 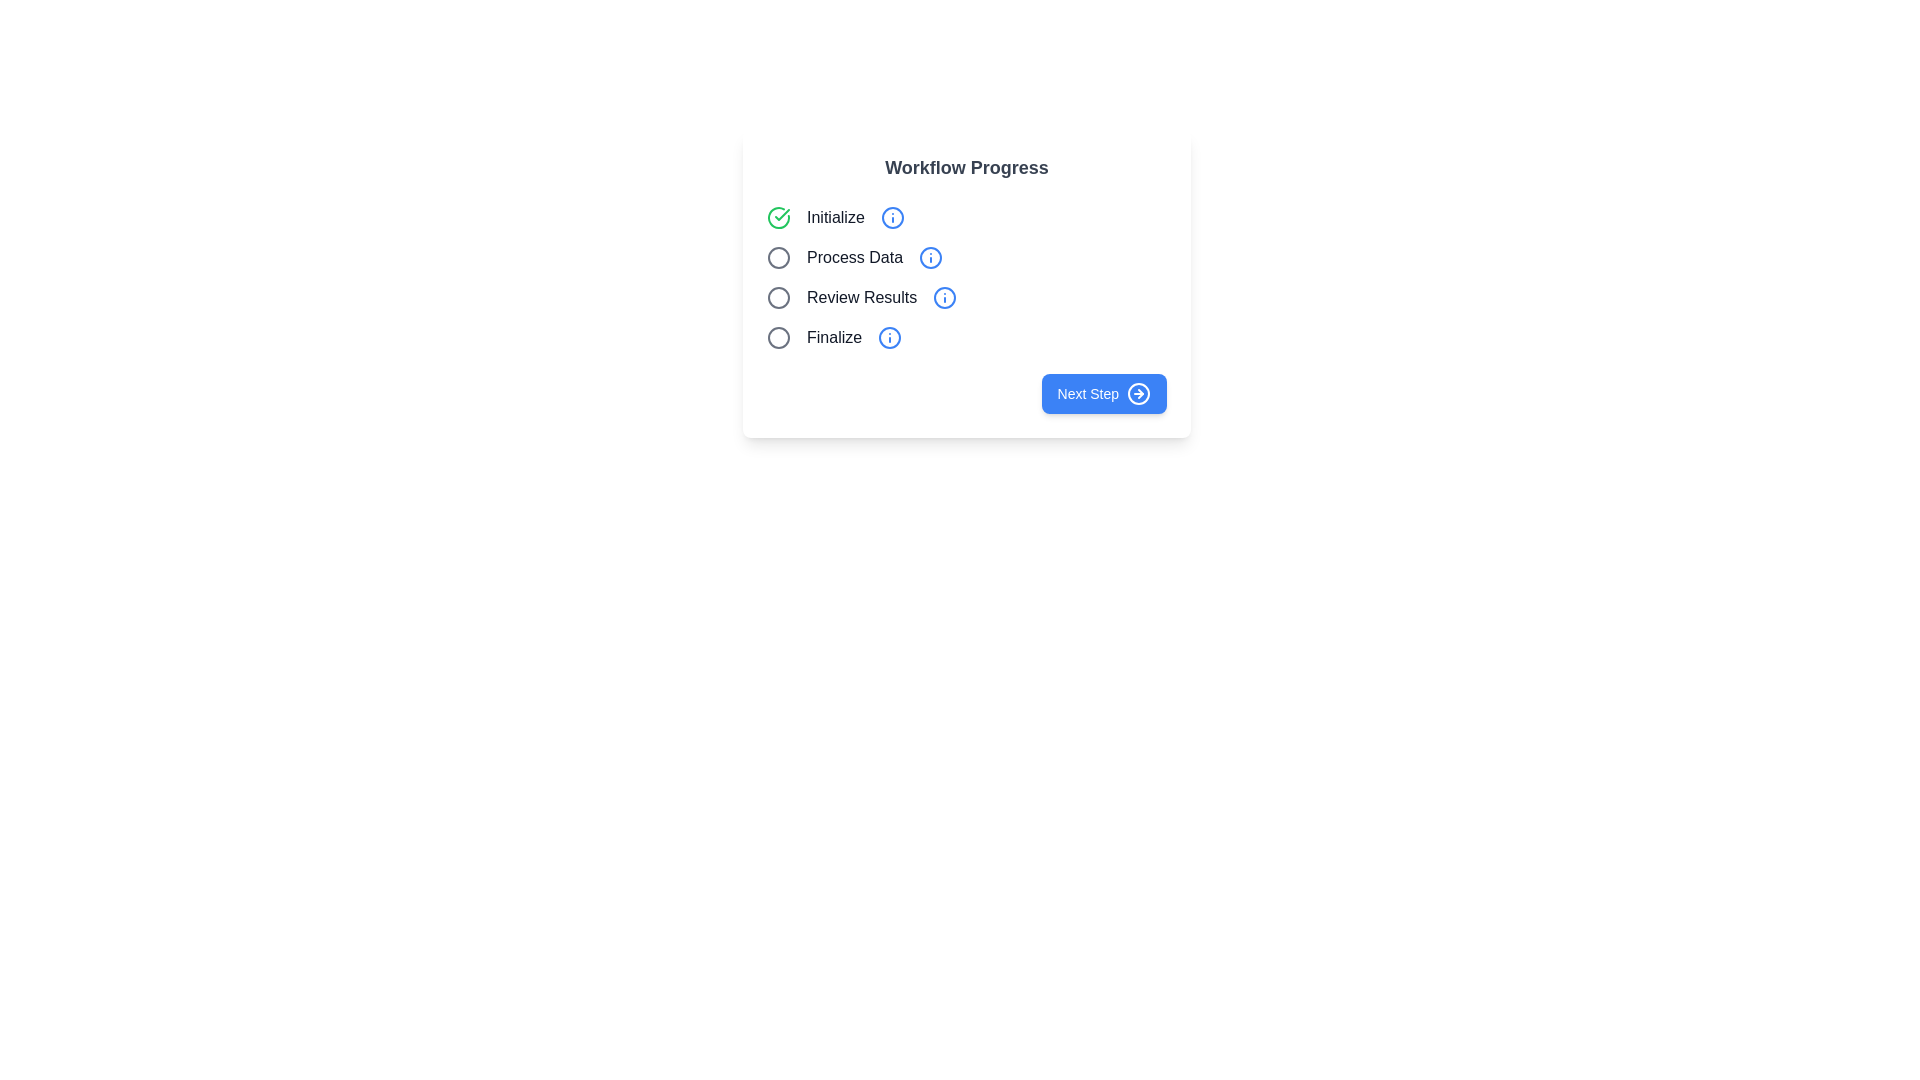 I want to click on the small blue circular informational icon located to the right of the 'Process Data' text, which has a hollow circle and a filled dot inside, so click(x=930, y=257).